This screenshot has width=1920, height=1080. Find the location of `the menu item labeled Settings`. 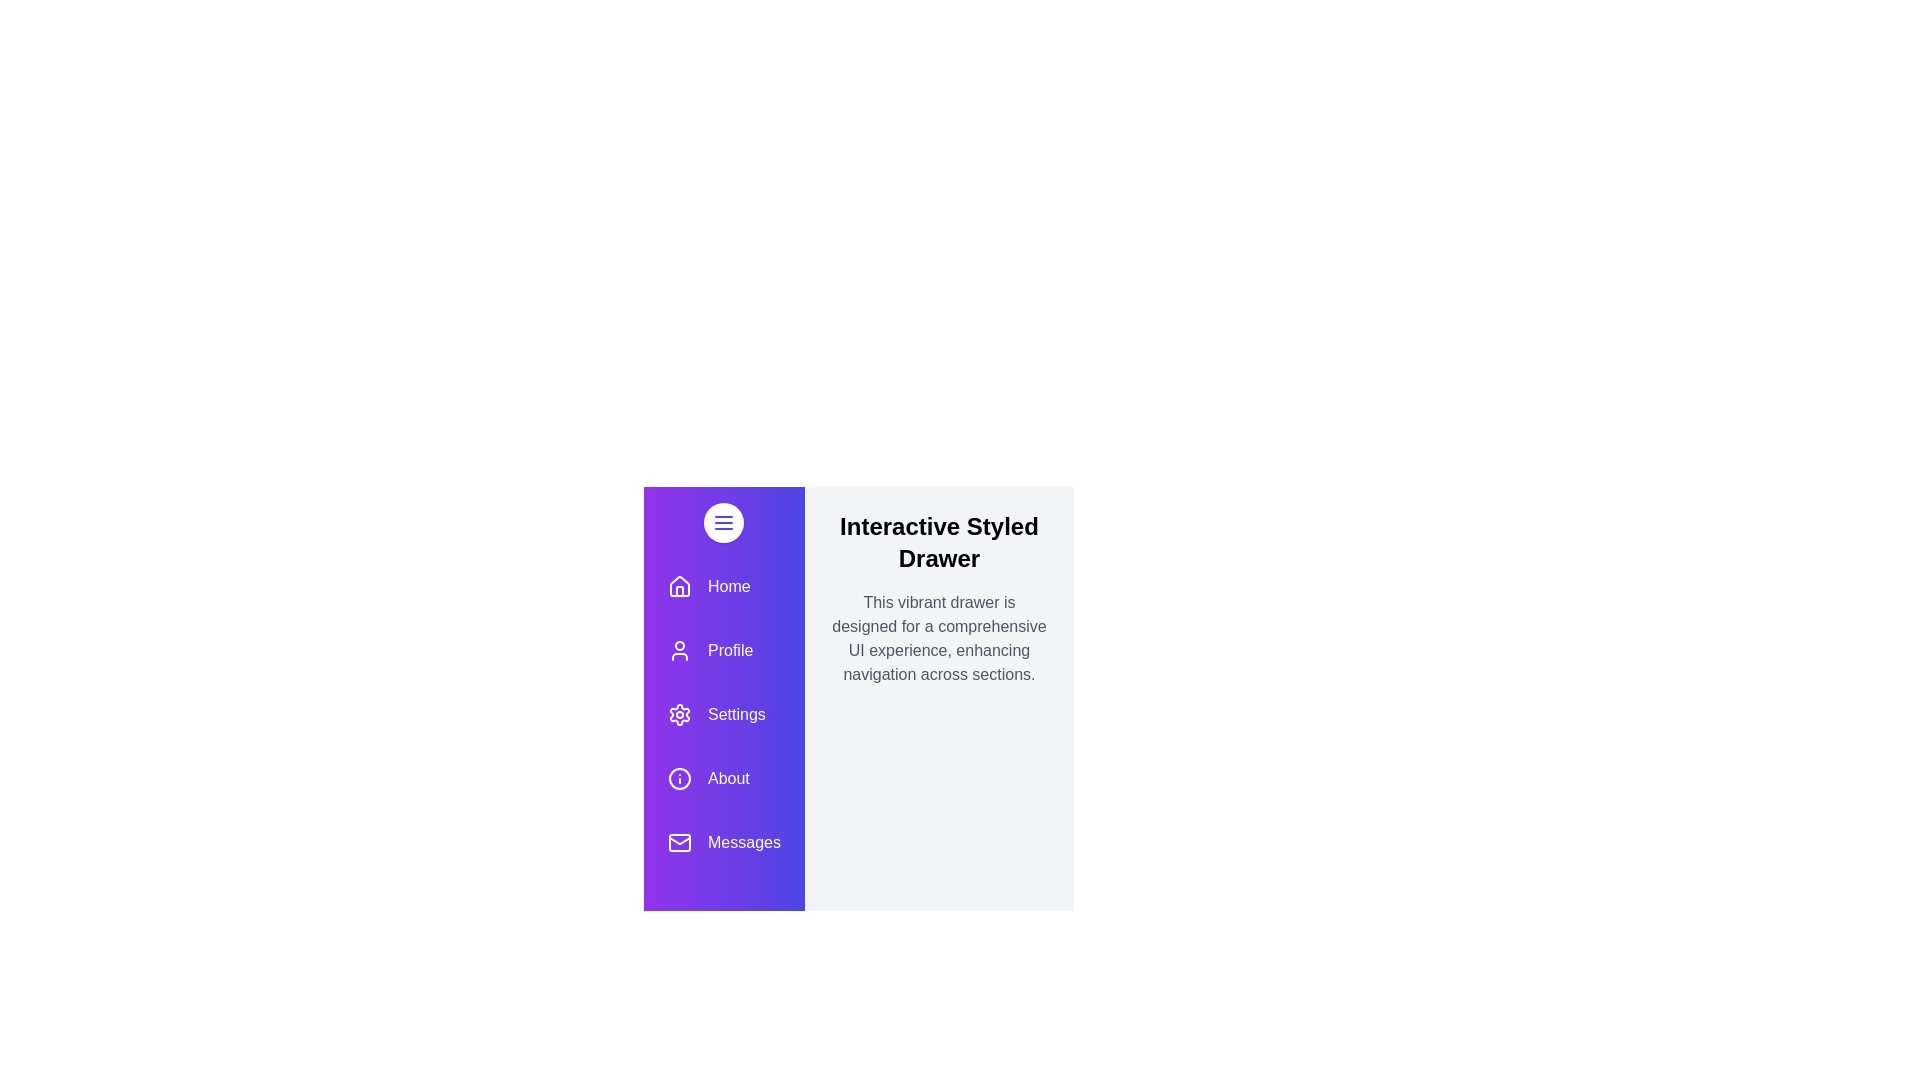

the menu item labeled Settings is located at coordinates (723, 713).